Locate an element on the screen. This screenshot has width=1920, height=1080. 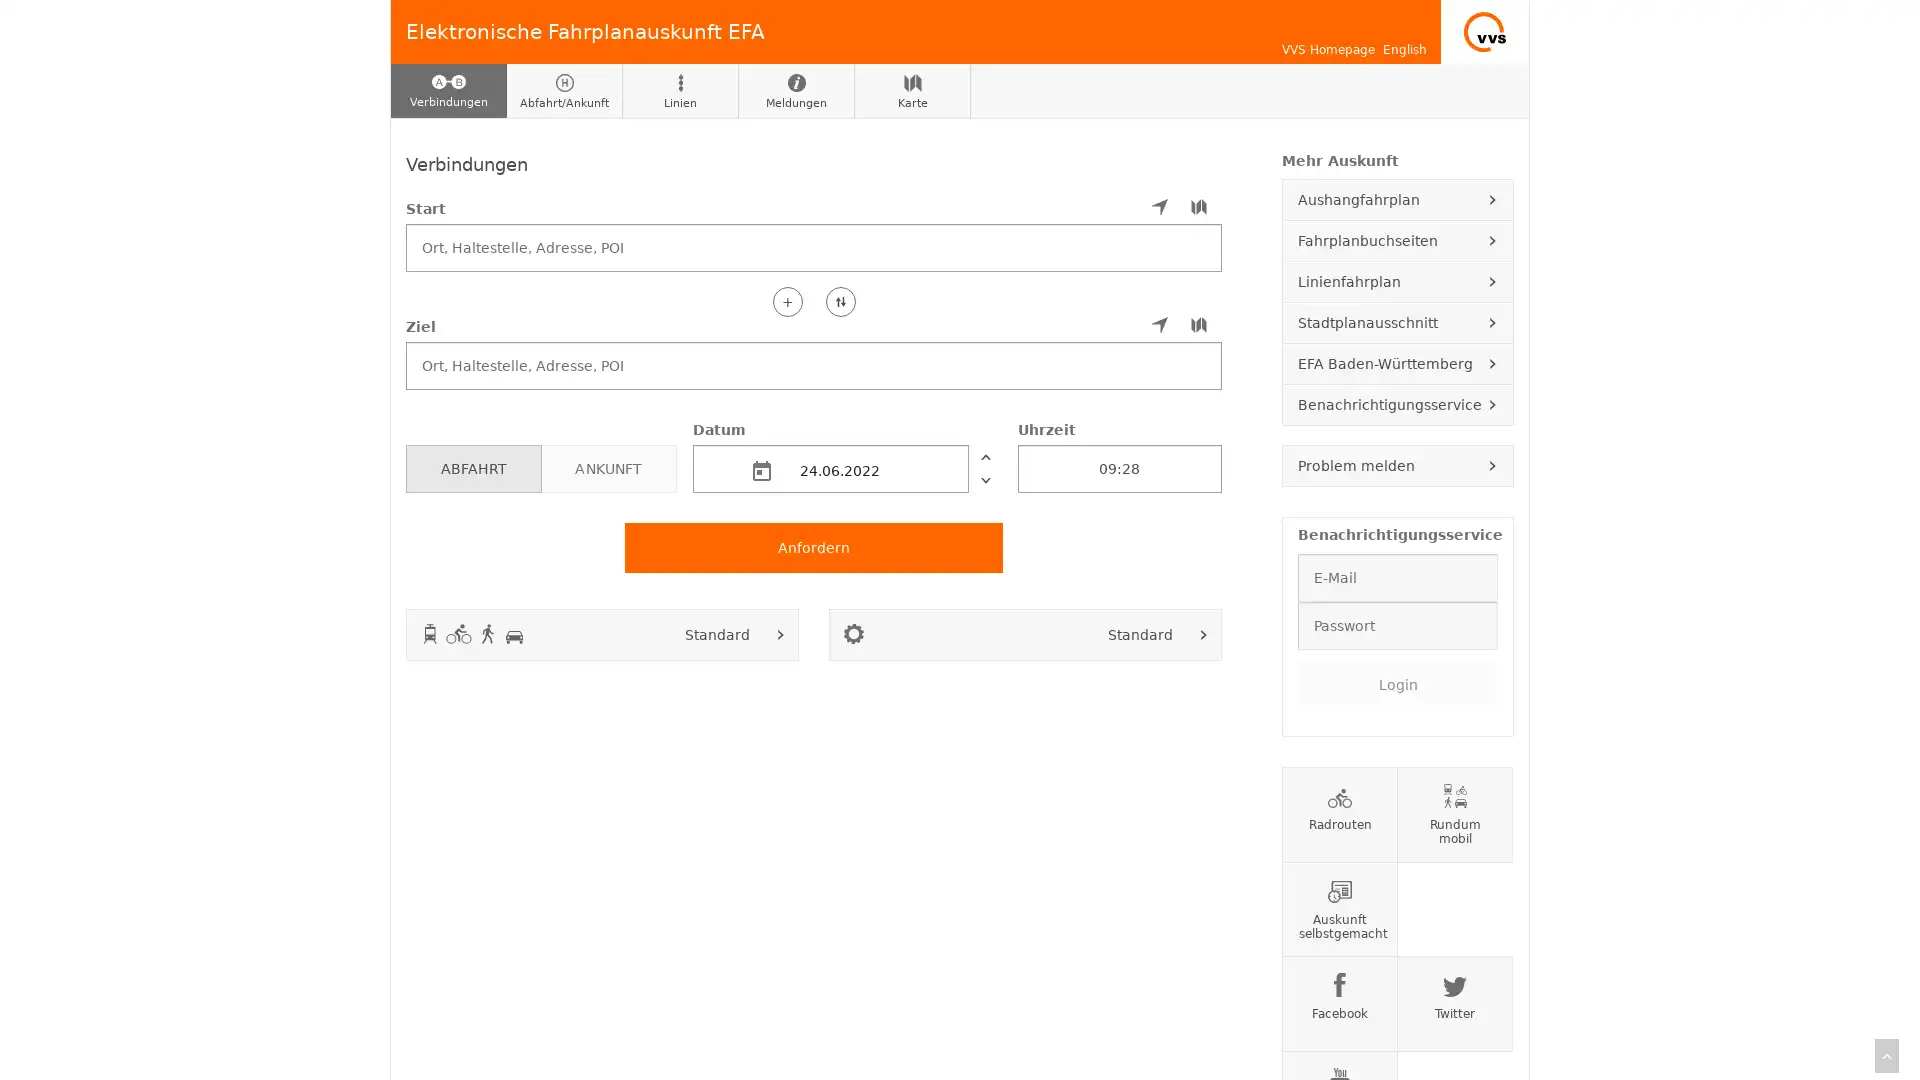
Verkehrsmittel auswahlen is located at coordinates (780, 633).